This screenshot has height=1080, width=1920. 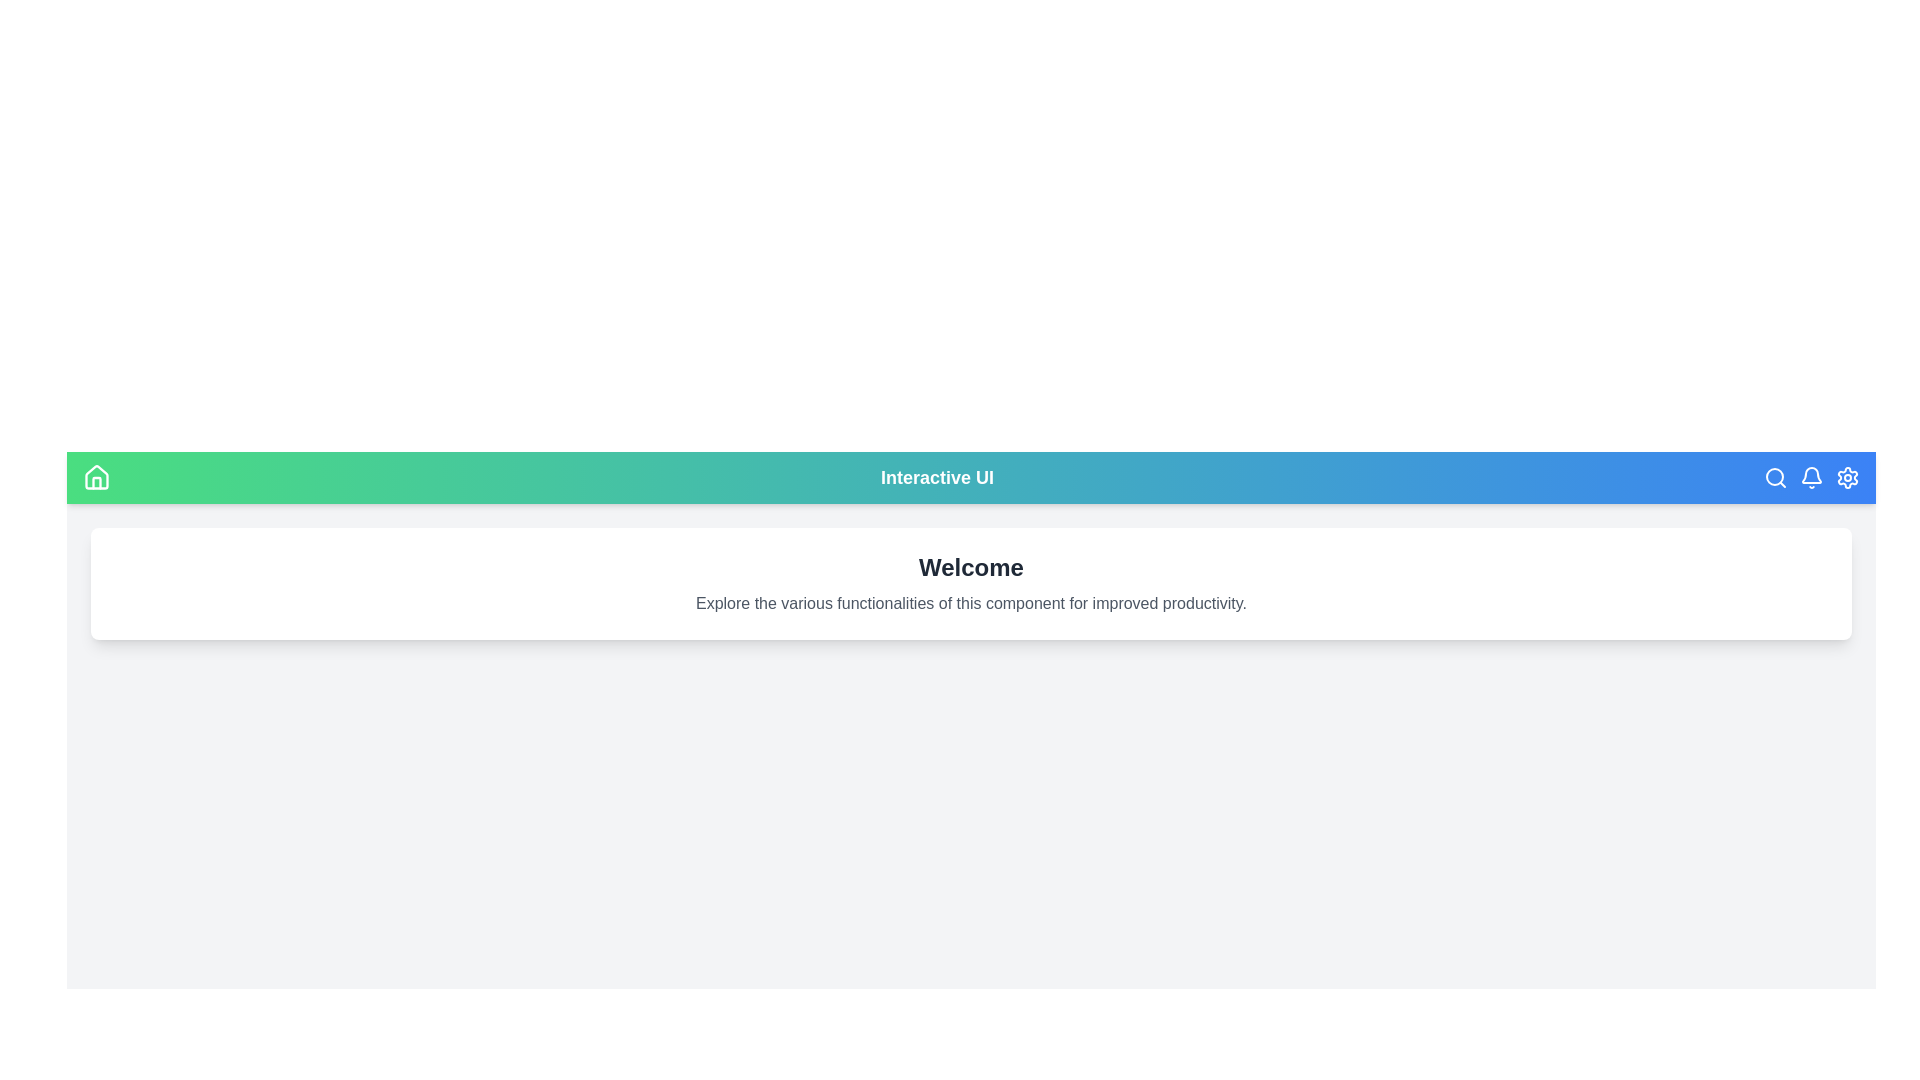 What do you see at coordinates (1847, 478) in the screenshot?
I see `the settings icon to open configuration options` at bounding box center [1847, 478].